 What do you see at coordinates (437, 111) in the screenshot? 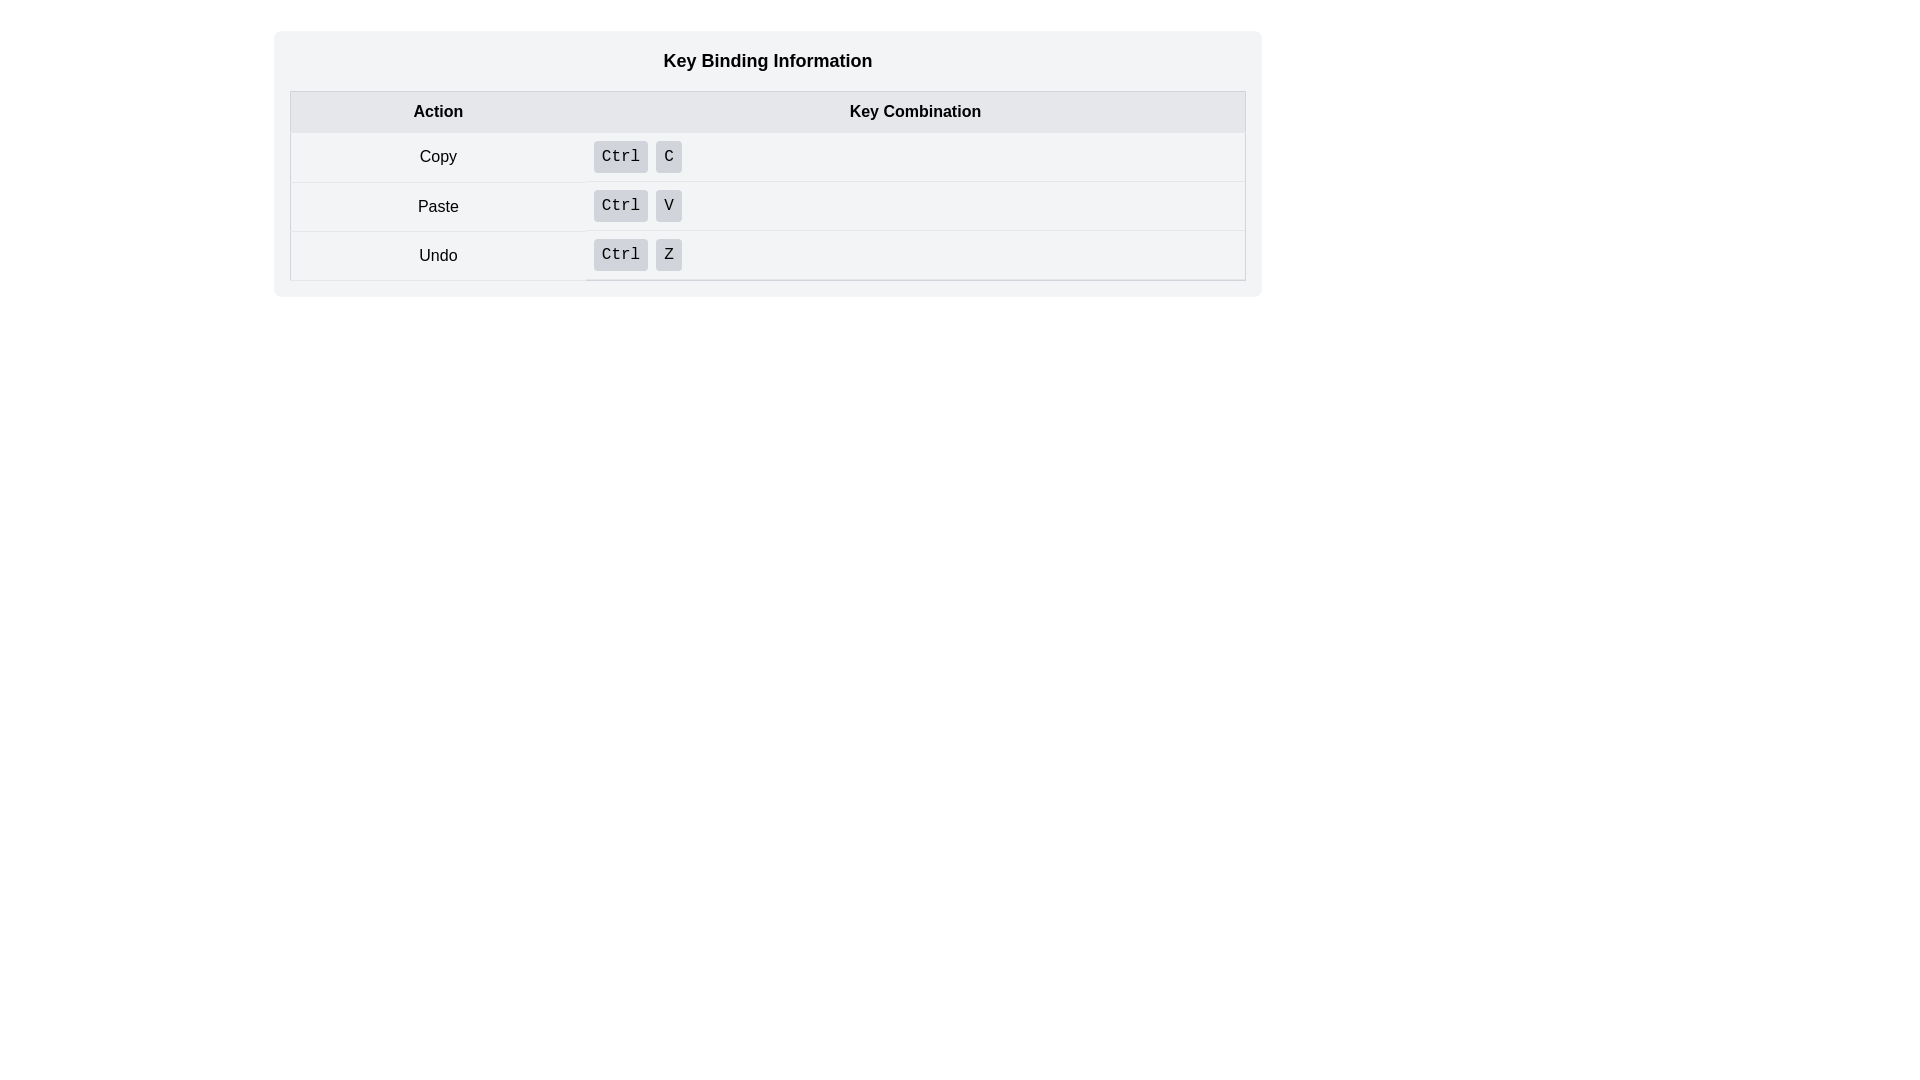
I see `text of the header label for the 'Action' column located at the top-left of the two-column header row in the table` at bounding box center [437, 111].